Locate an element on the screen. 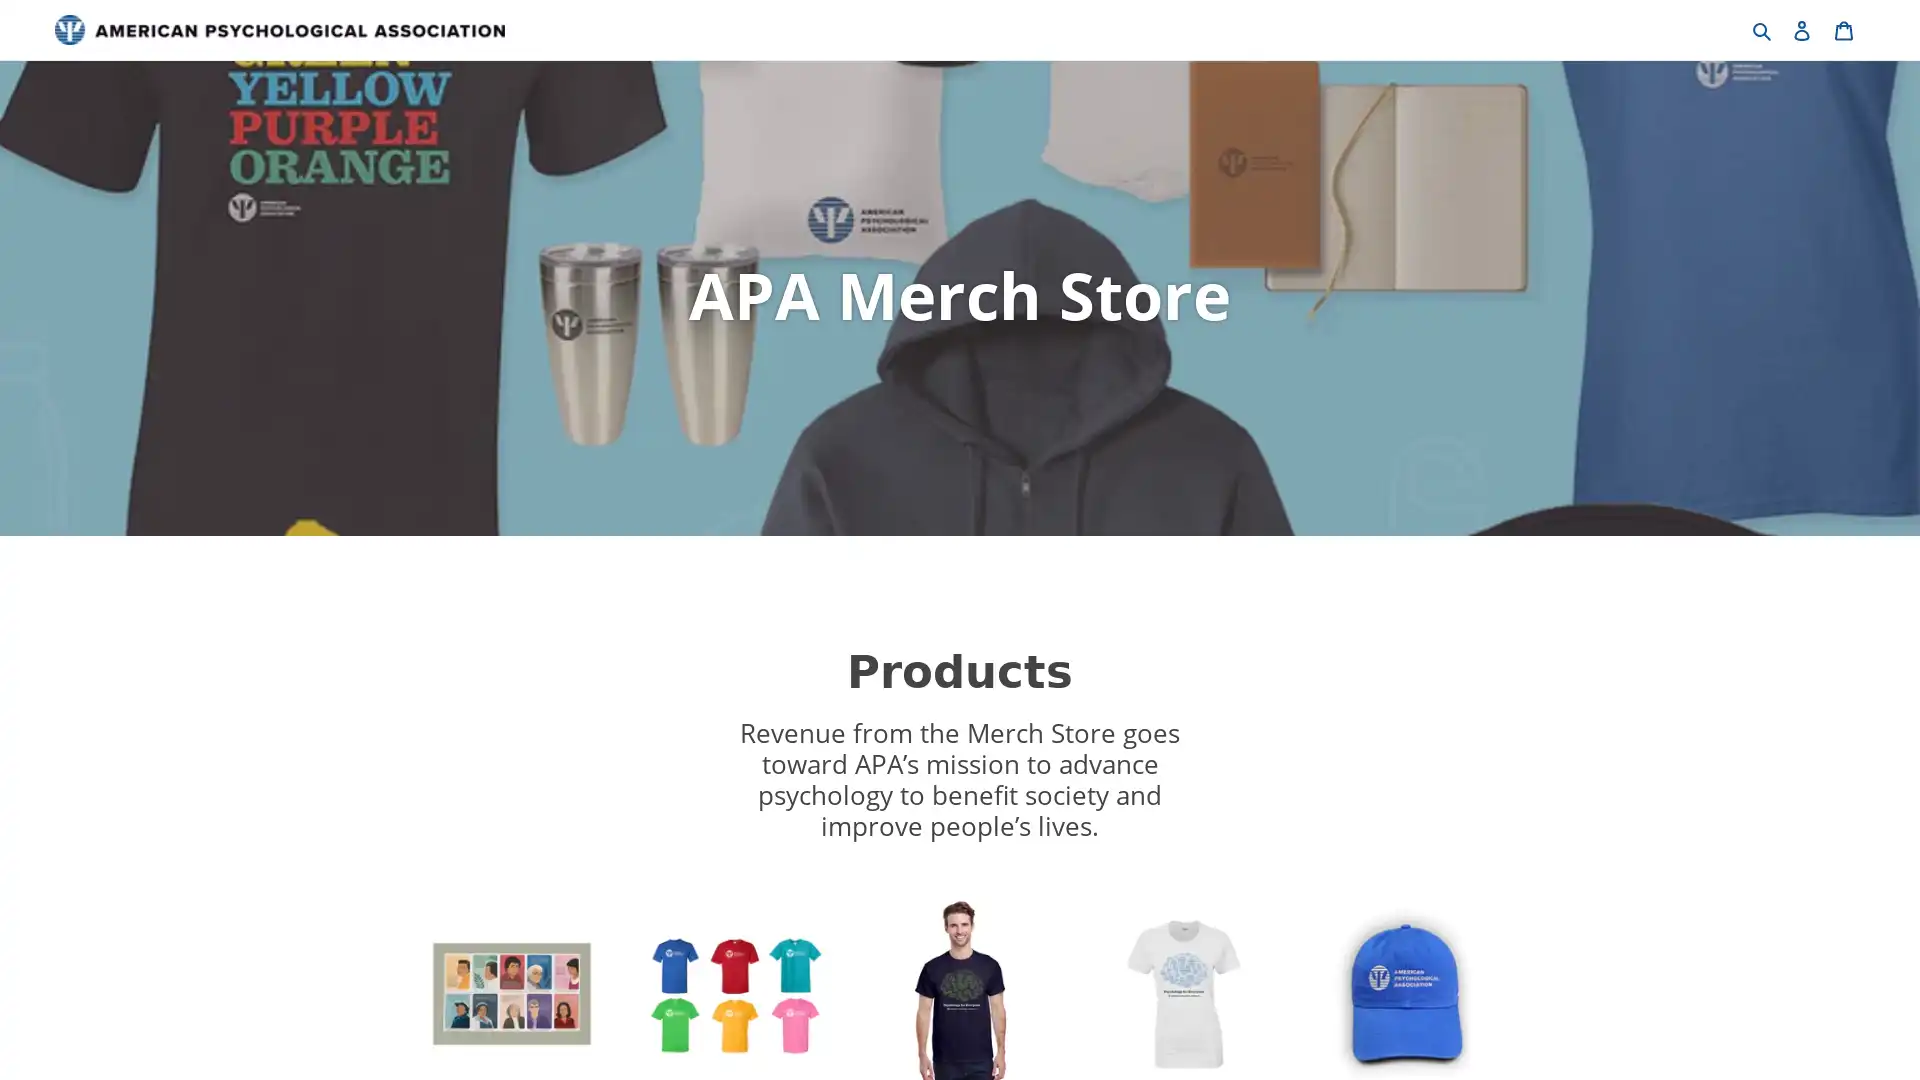 The width and height of the screenshot is (1920, 1080). Search is located at coordinates (1762, 29).